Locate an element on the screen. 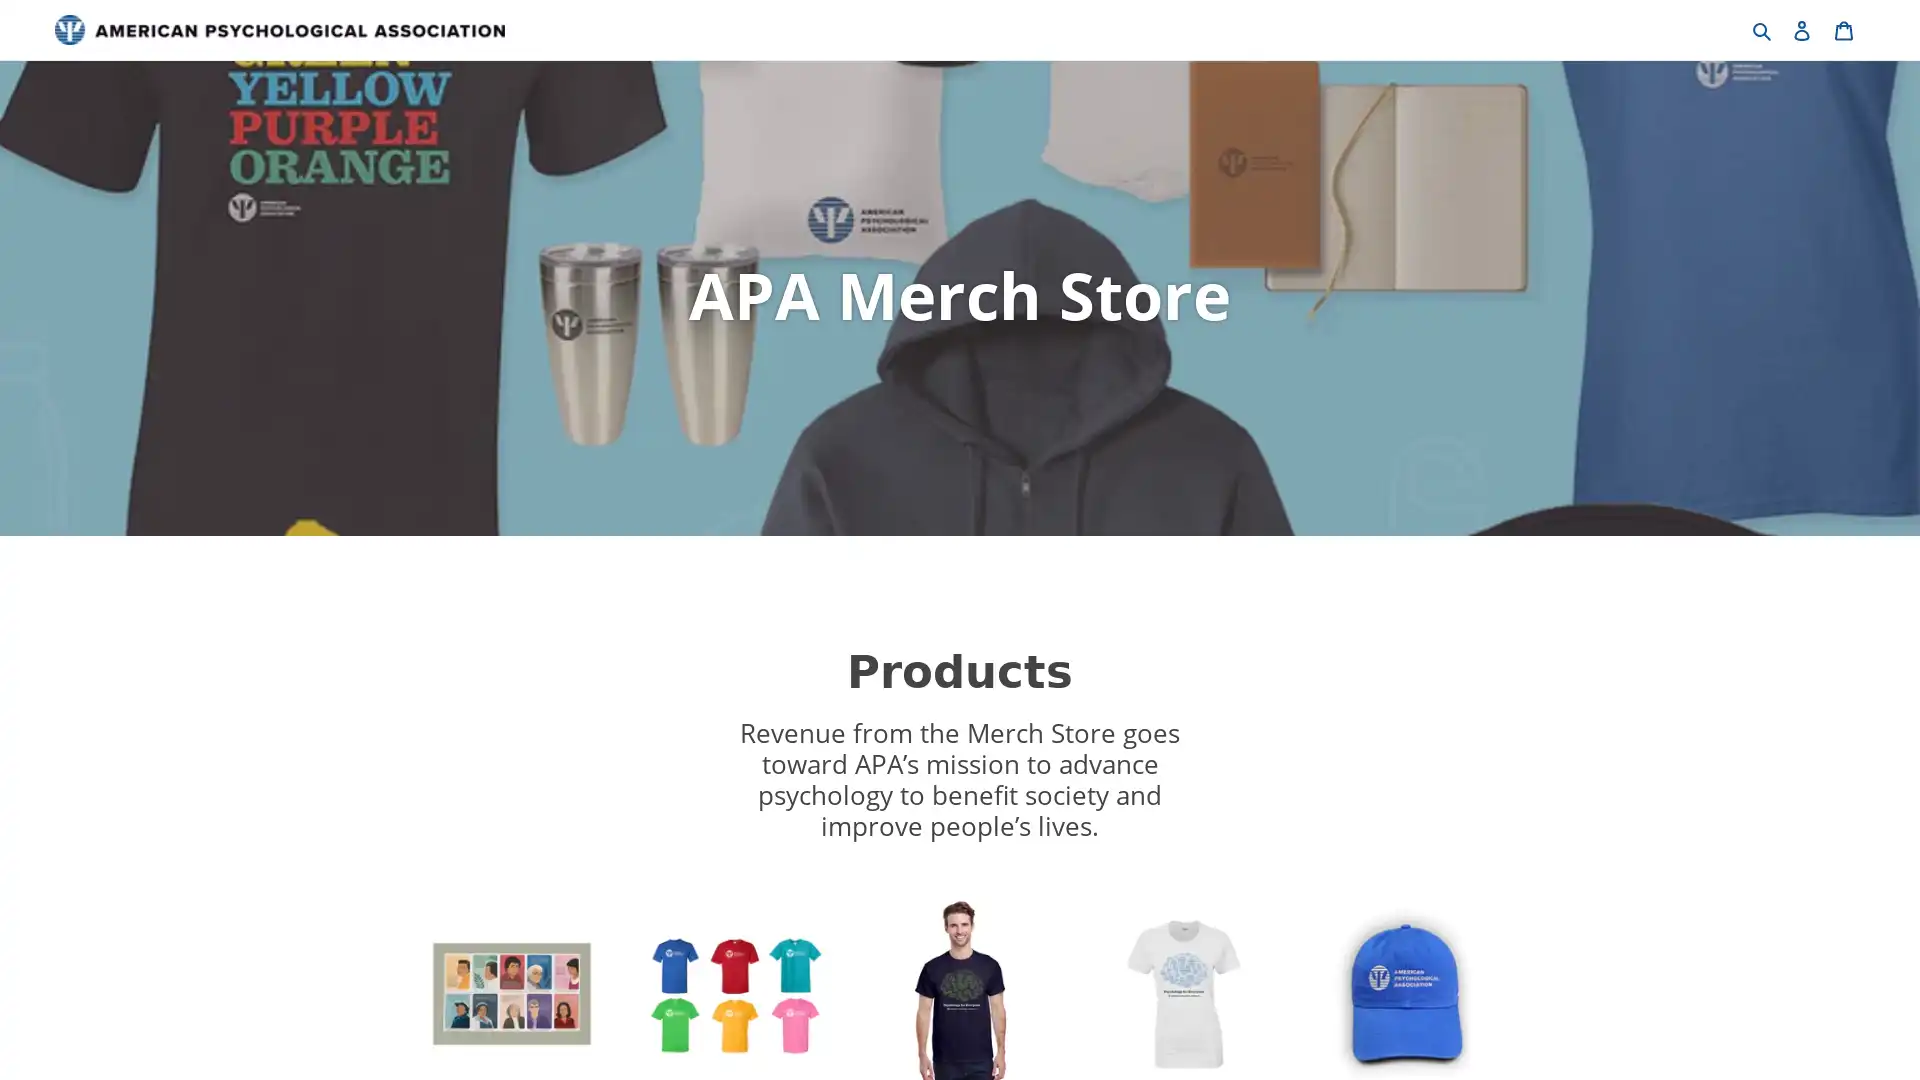 The width and height of the screenshot is (1920, 1080). Search is located at coordinates (1762, 29).